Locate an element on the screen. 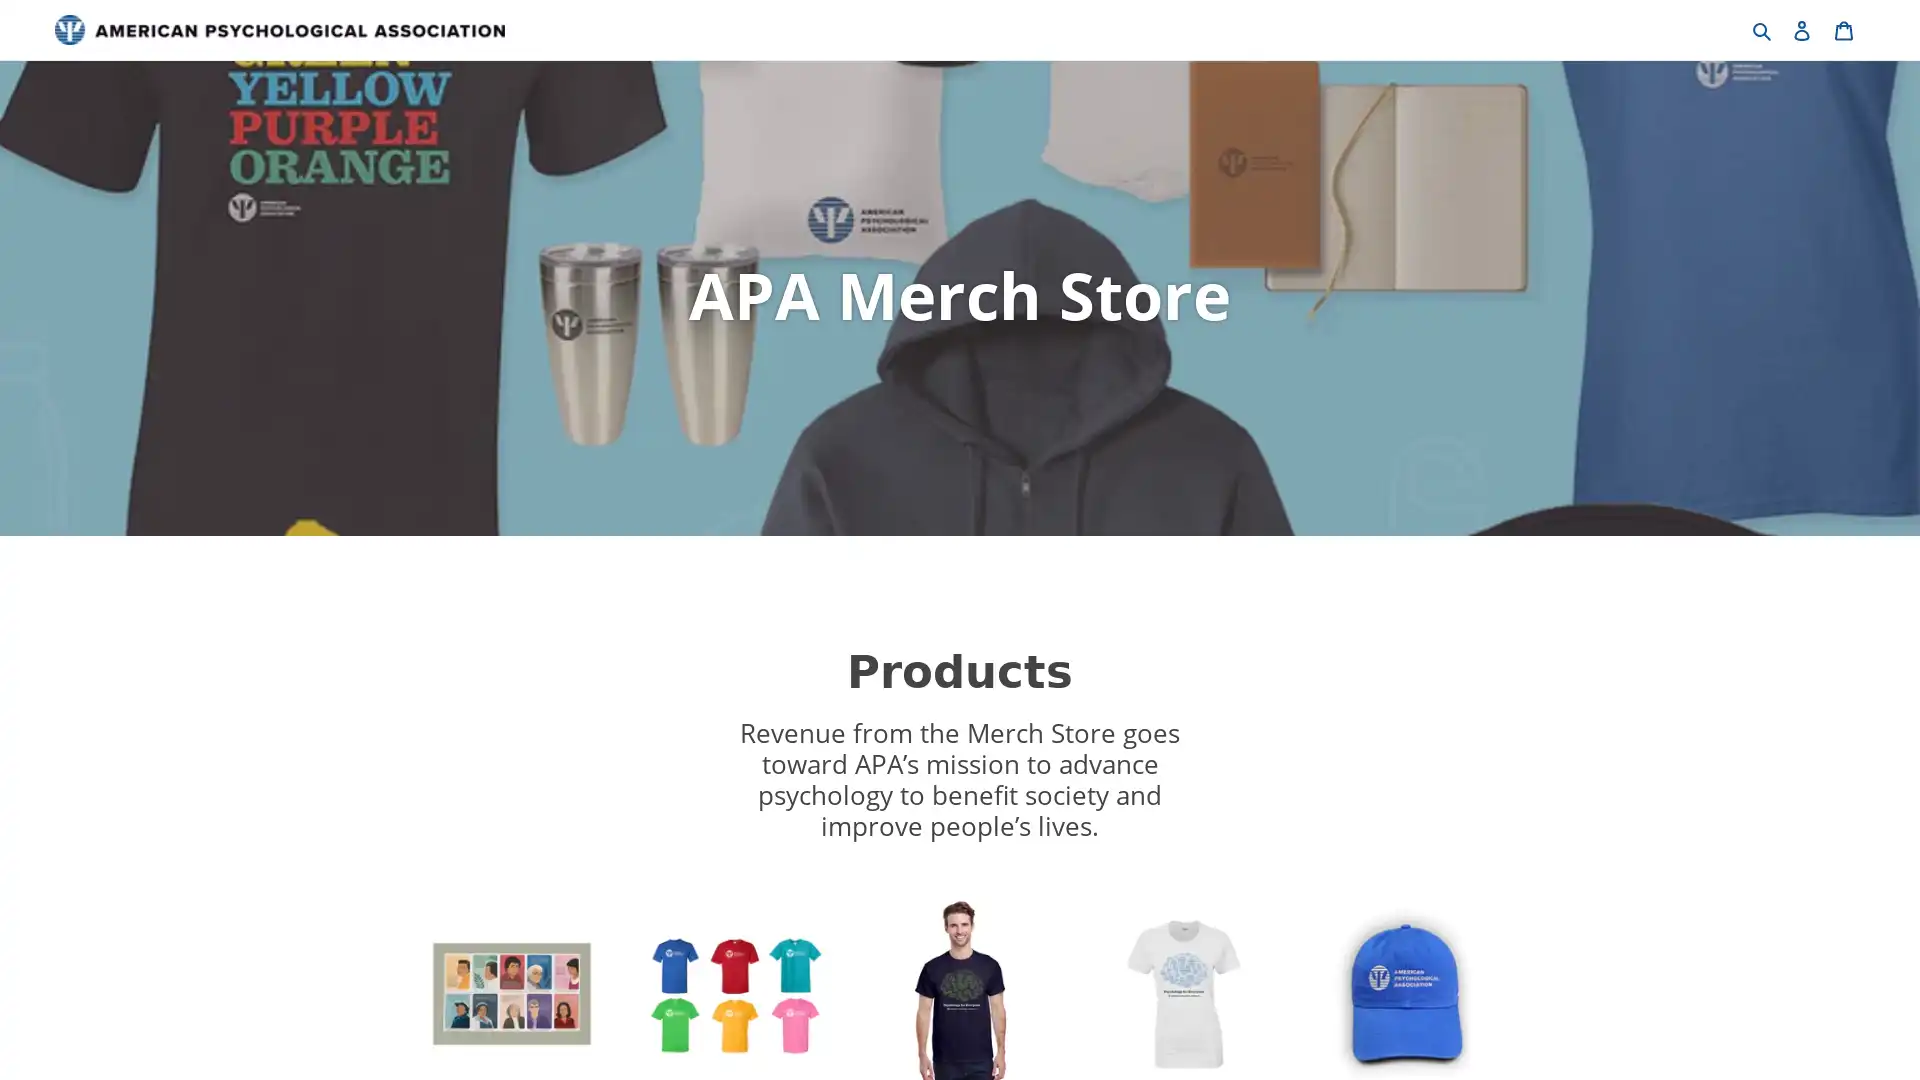 The width and height of the screenshot is (1920, 1080). Search is located at coordinates (1762, 29).